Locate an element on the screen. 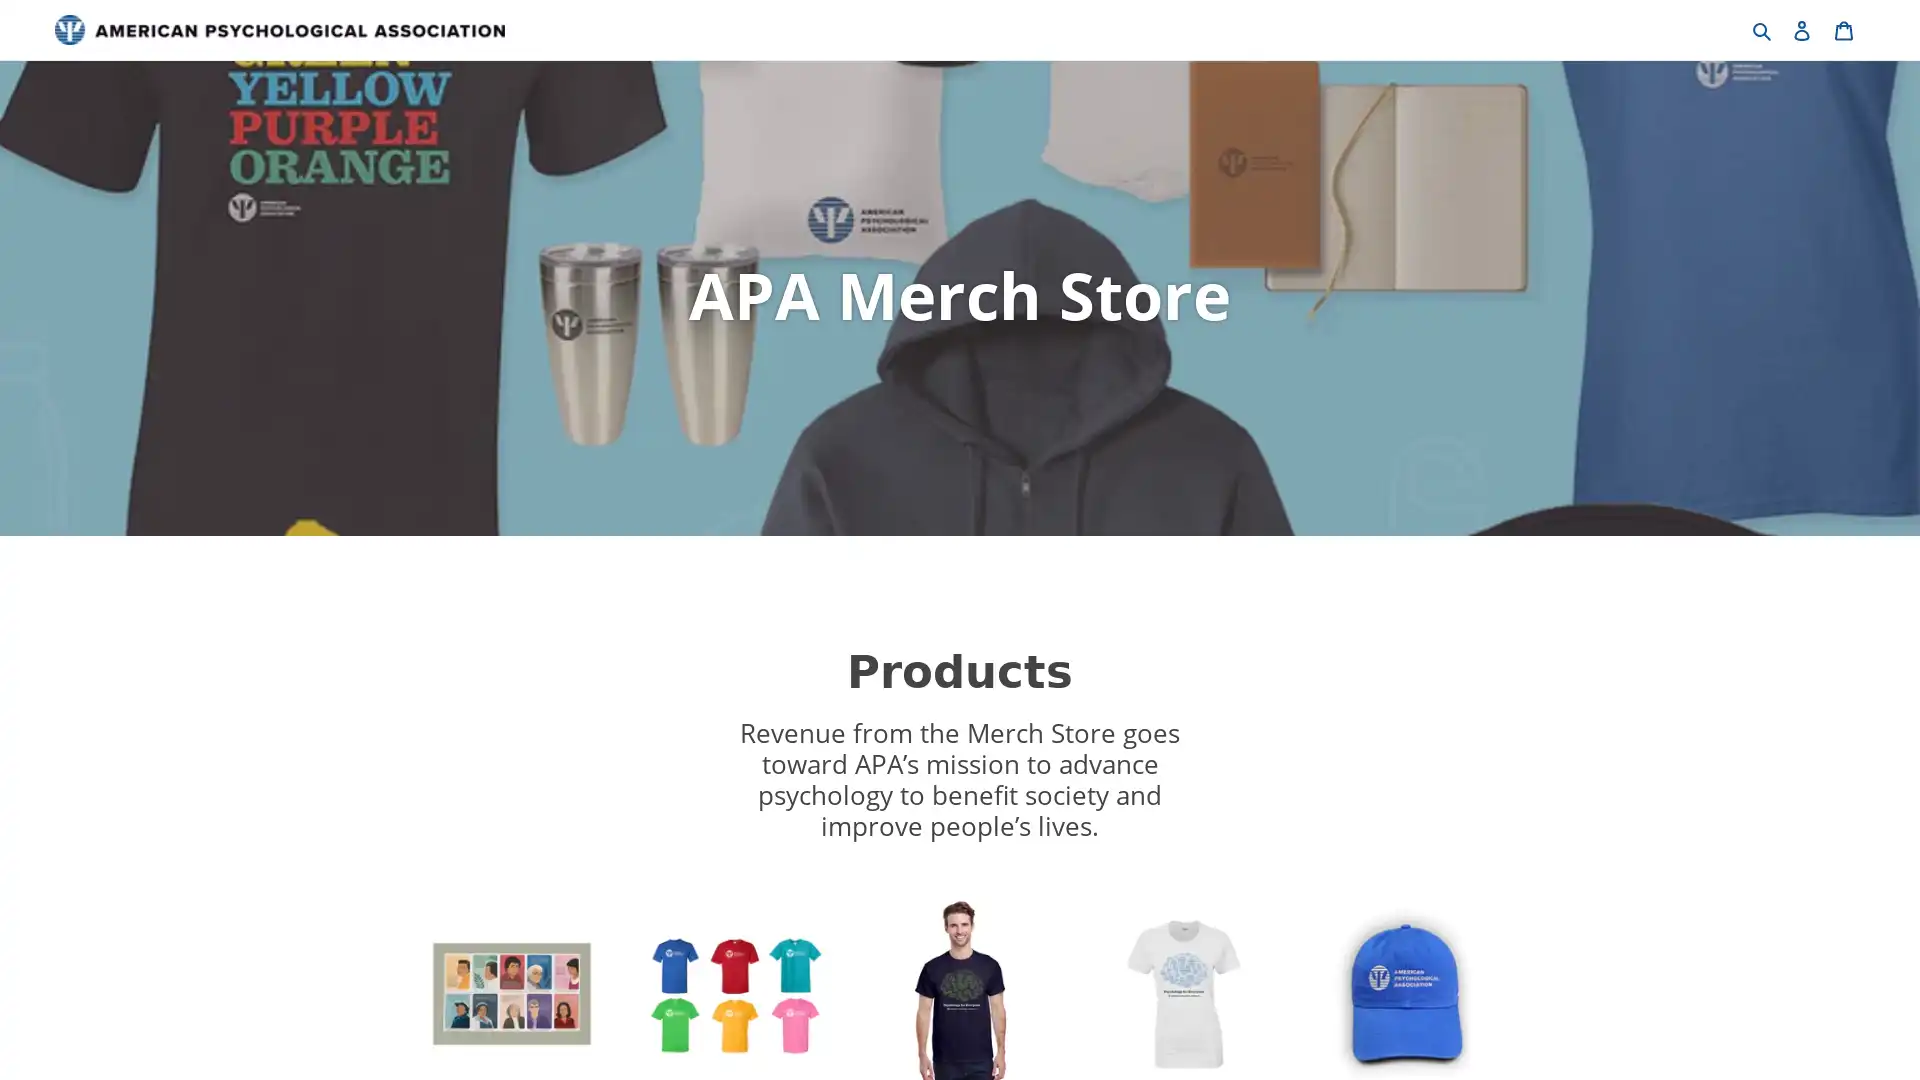 The width and height of the screenshot is (1920, 1080). Search is located at coordinates (1762, 29).